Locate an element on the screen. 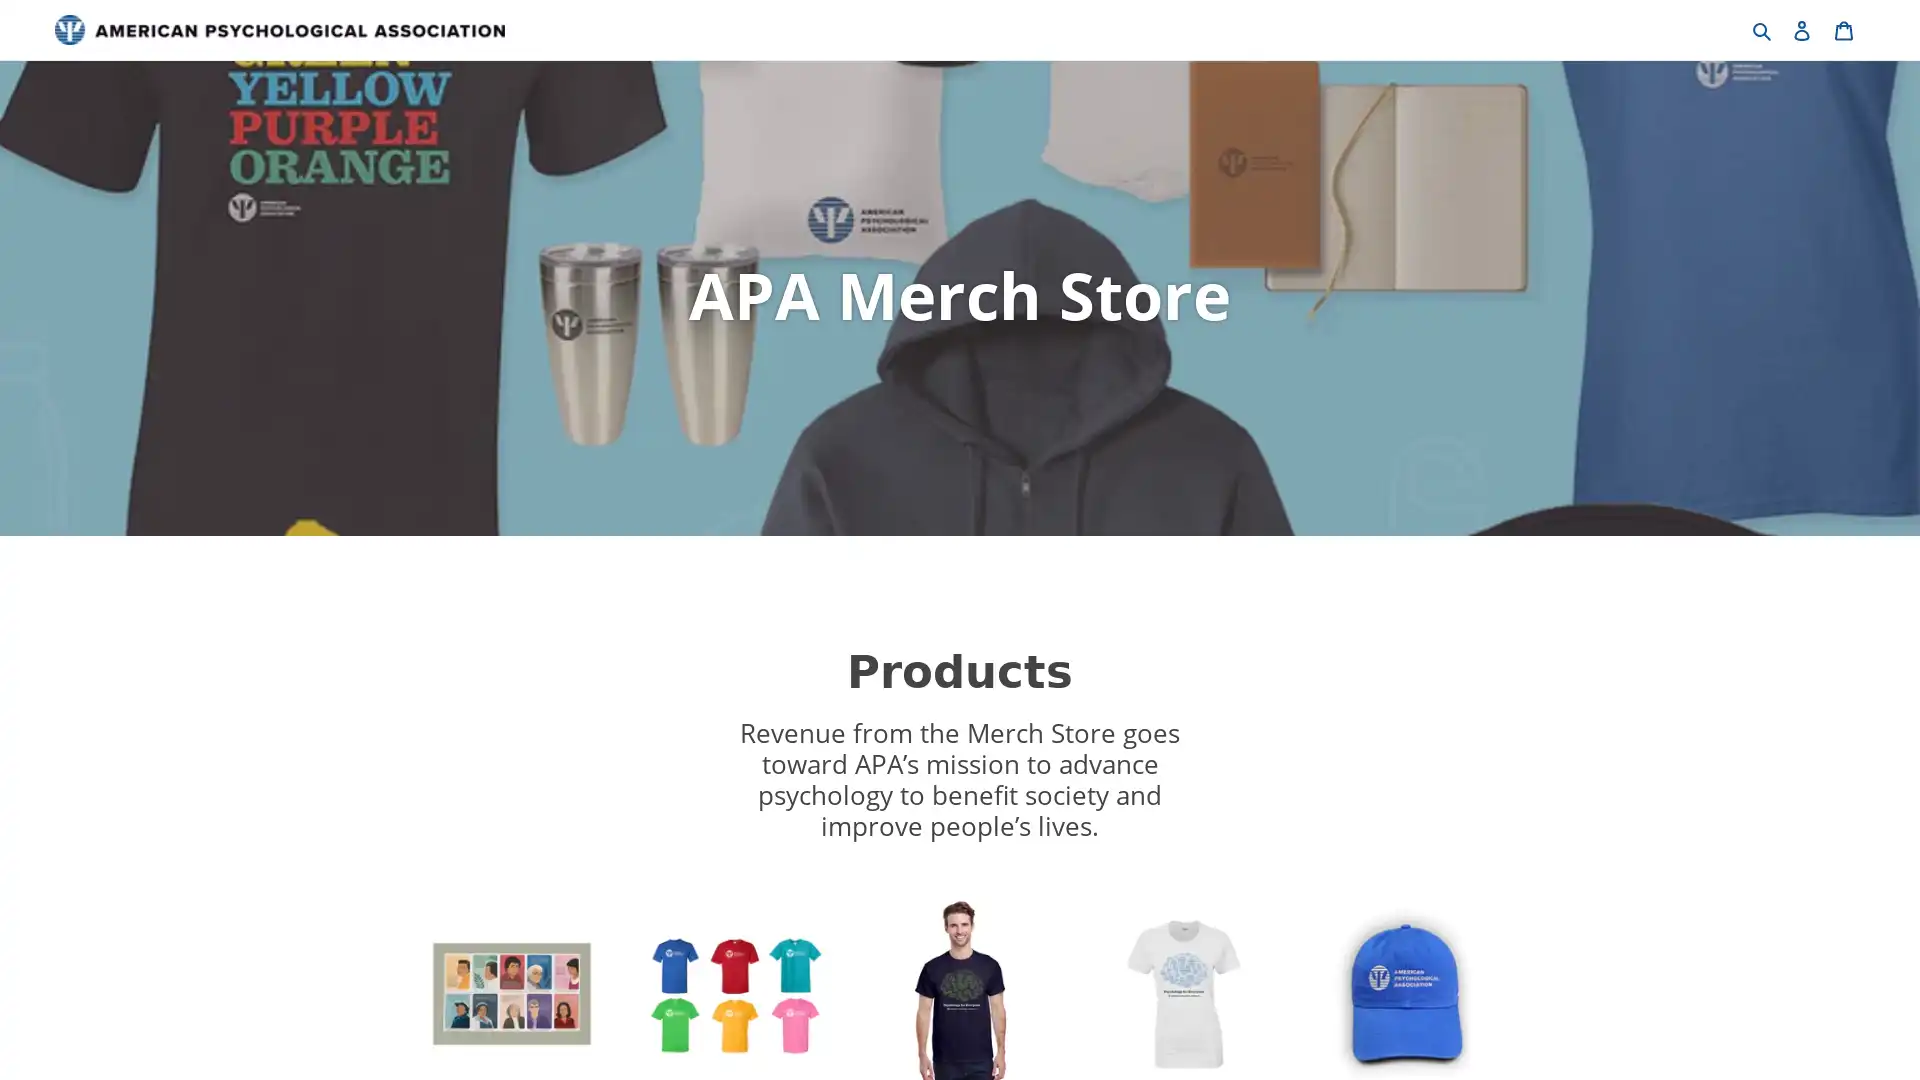 The width and height of the screenshot is (1920, 1080). Search is located at coordinates (1762, 29).